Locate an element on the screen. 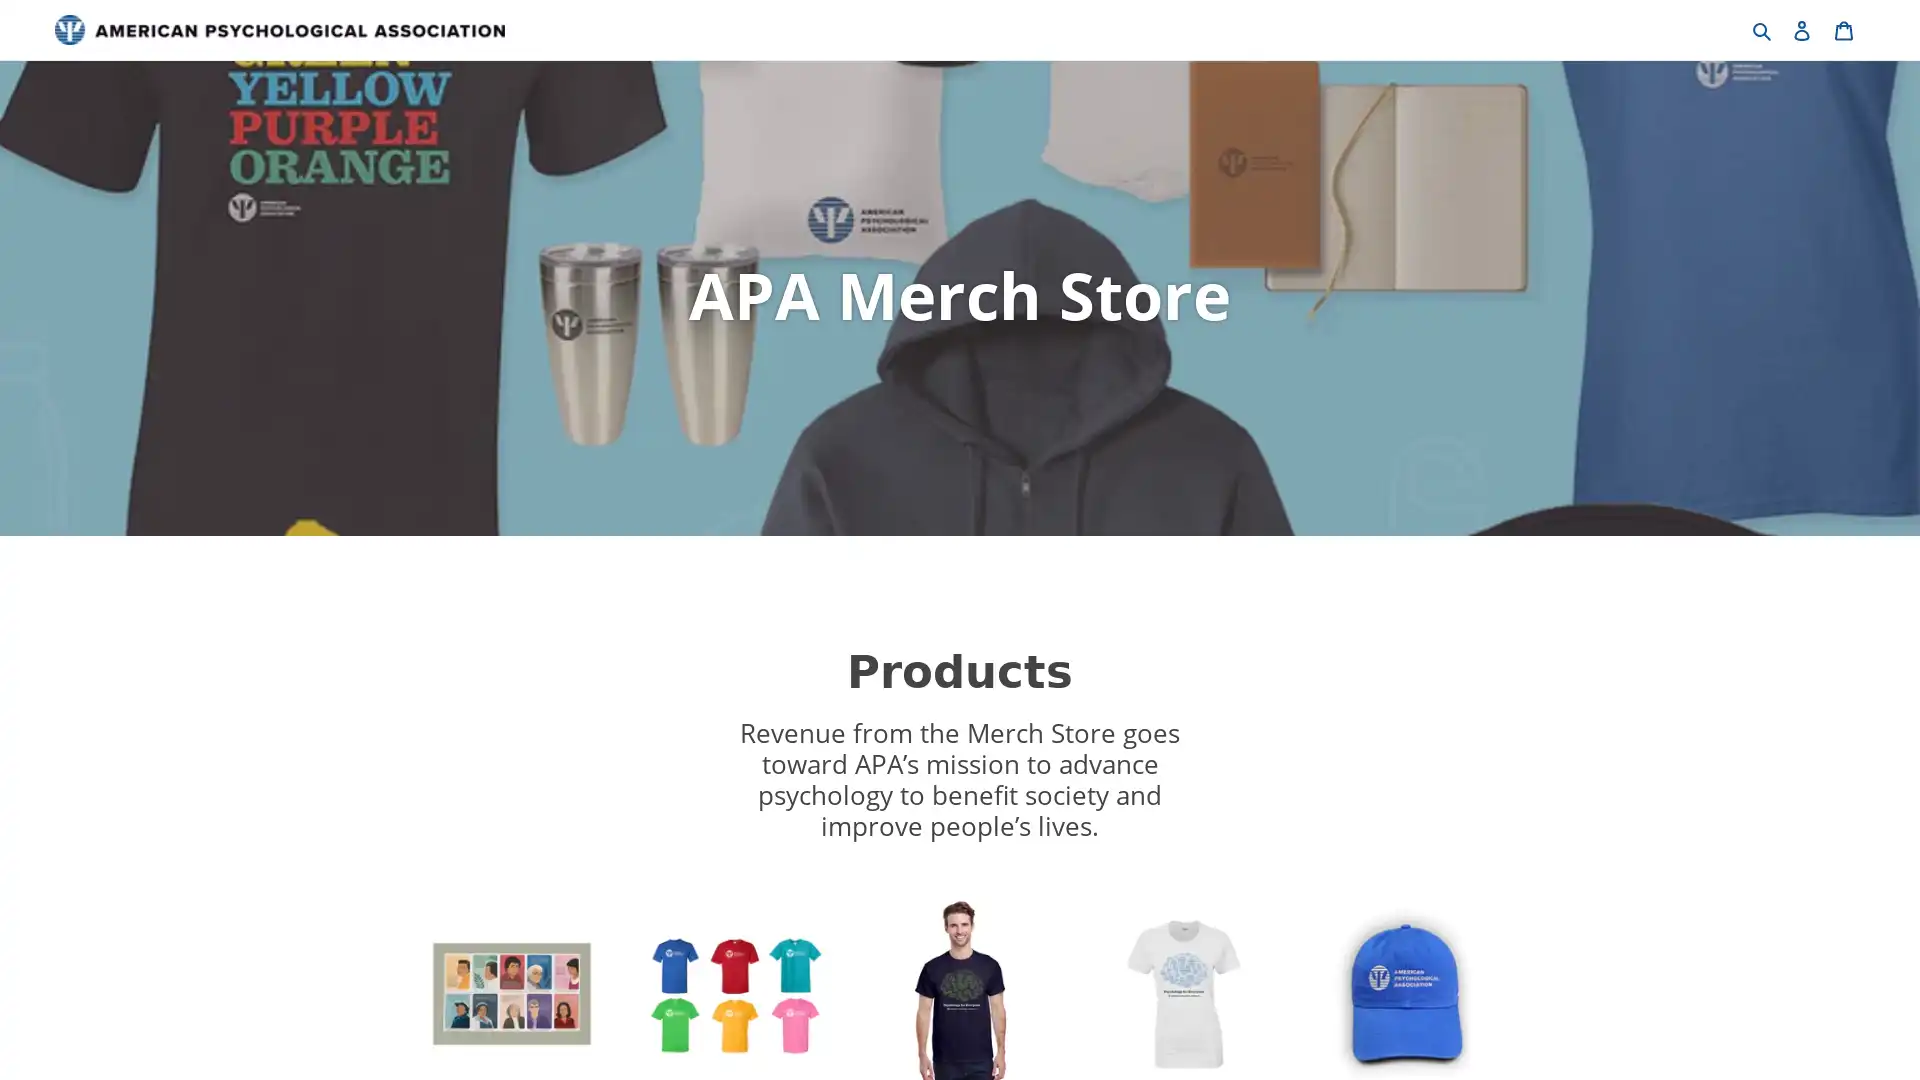 The width and height of the screenshot is (1920, 1080). Search is located at coordinates (1762, 29).